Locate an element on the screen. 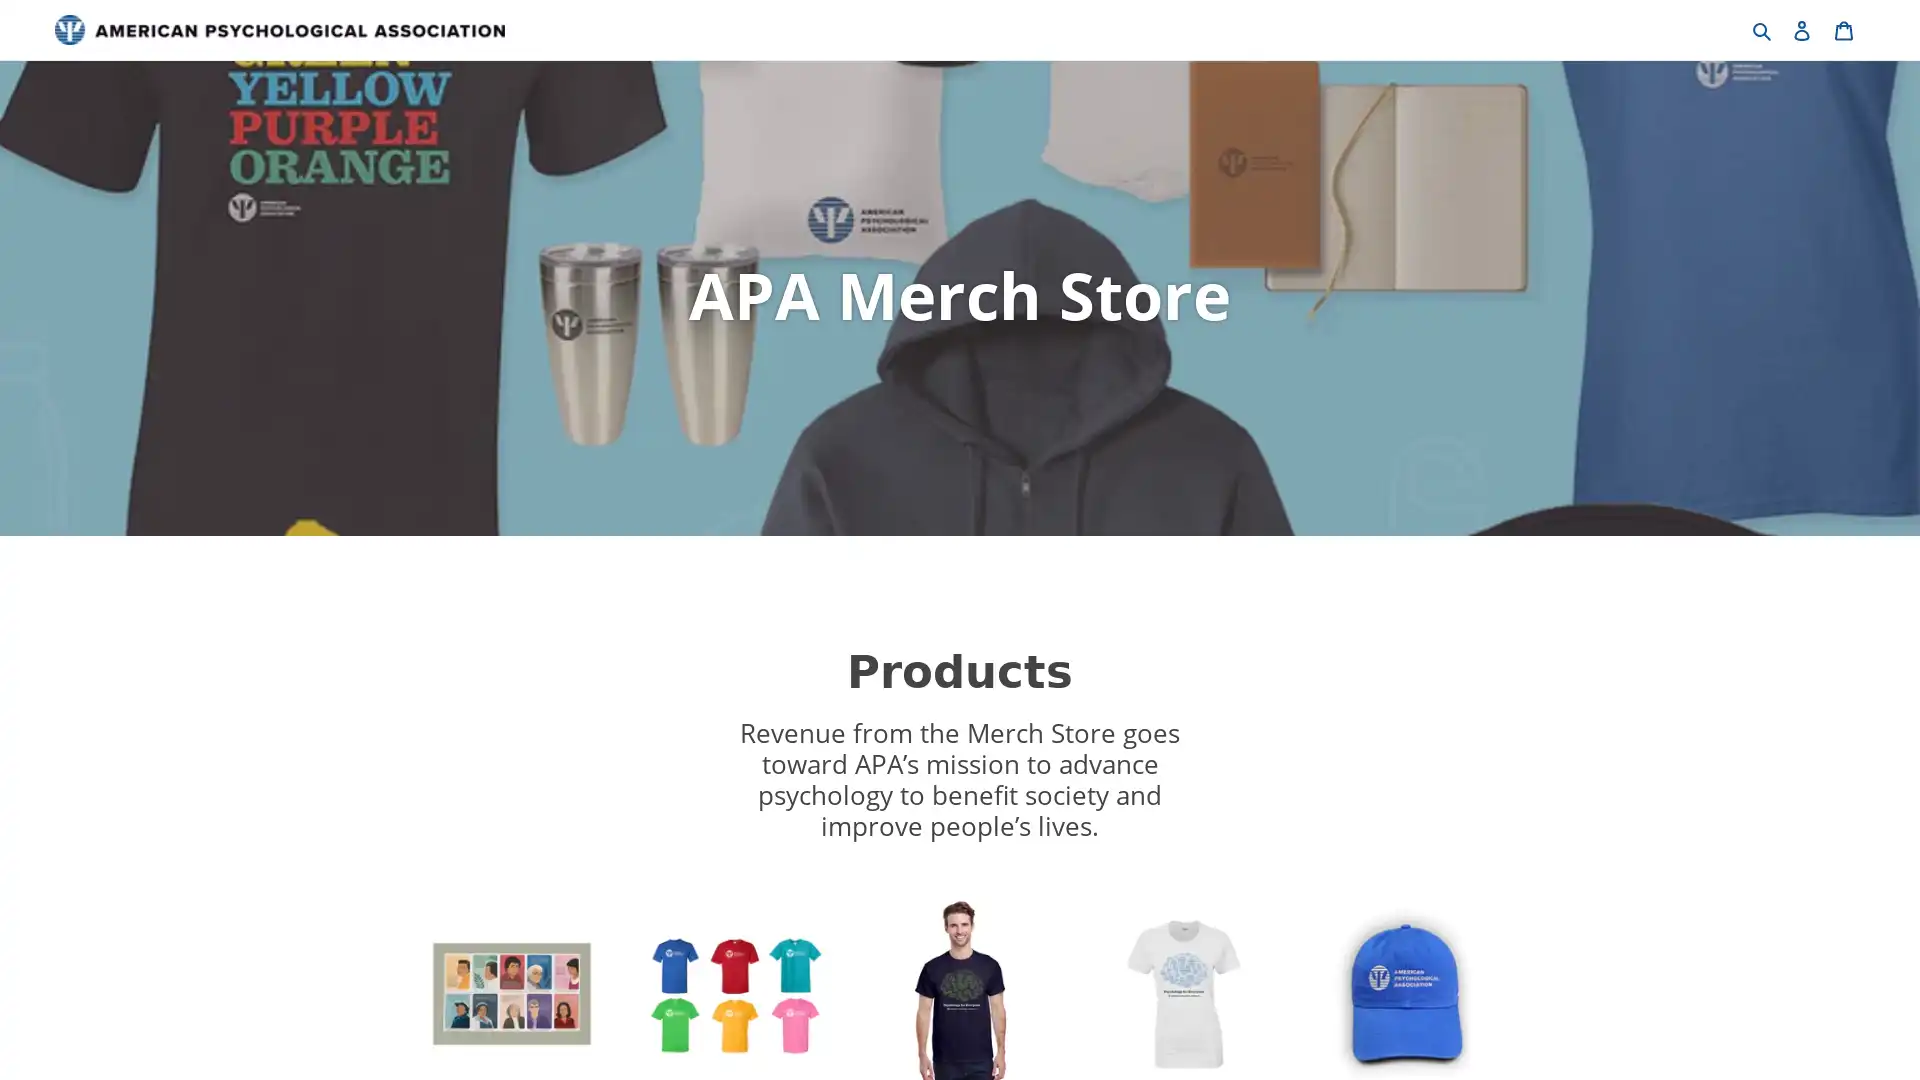 The width and height of the screenshot is (1920, 1080). Search is located at coordinates (1762, 29).